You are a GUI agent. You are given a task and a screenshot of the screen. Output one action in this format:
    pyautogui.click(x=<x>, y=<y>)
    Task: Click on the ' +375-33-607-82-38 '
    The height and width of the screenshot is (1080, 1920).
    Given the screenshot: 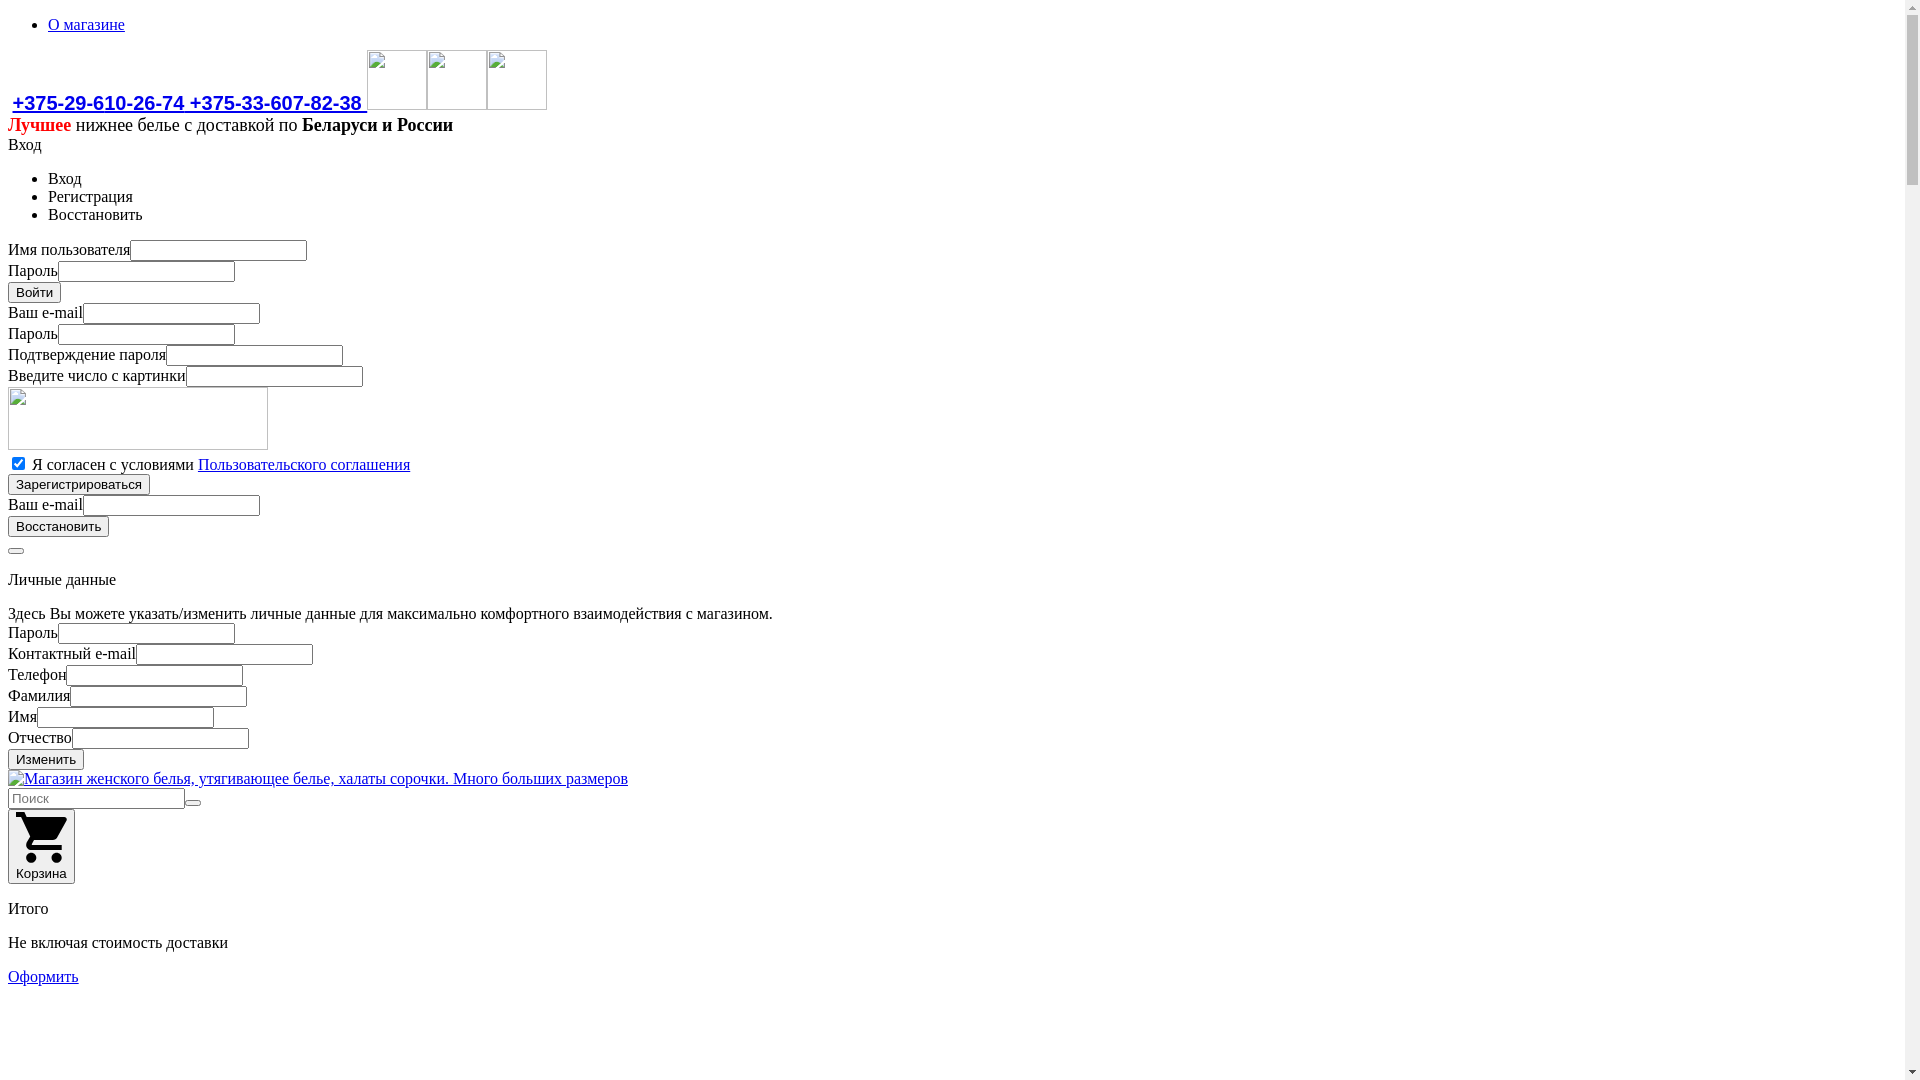 What is the action you would take?
    pyautogui.click(x=183, y=103)
    